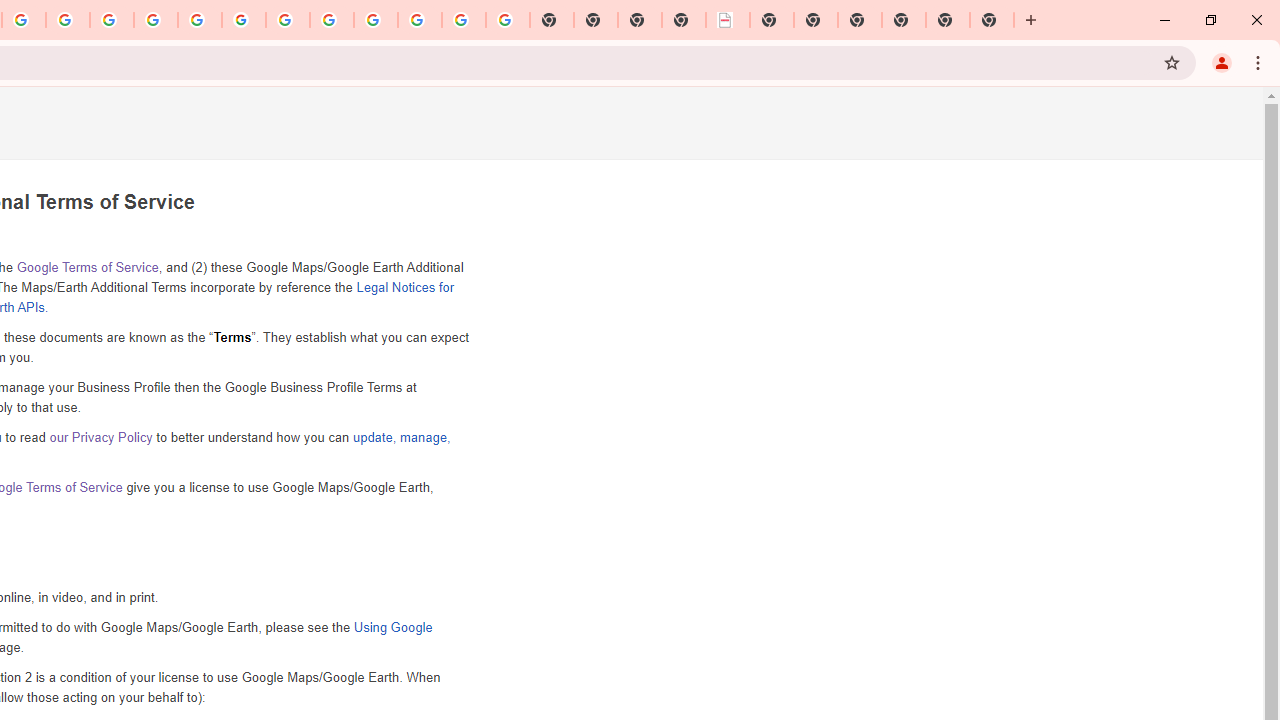 The image size is (1280, 720). What do you see at coordinates (111, 20) in the screenshot?
I see `'Privacy Help Center - Policies Help'` at bounding box center [111, 20].